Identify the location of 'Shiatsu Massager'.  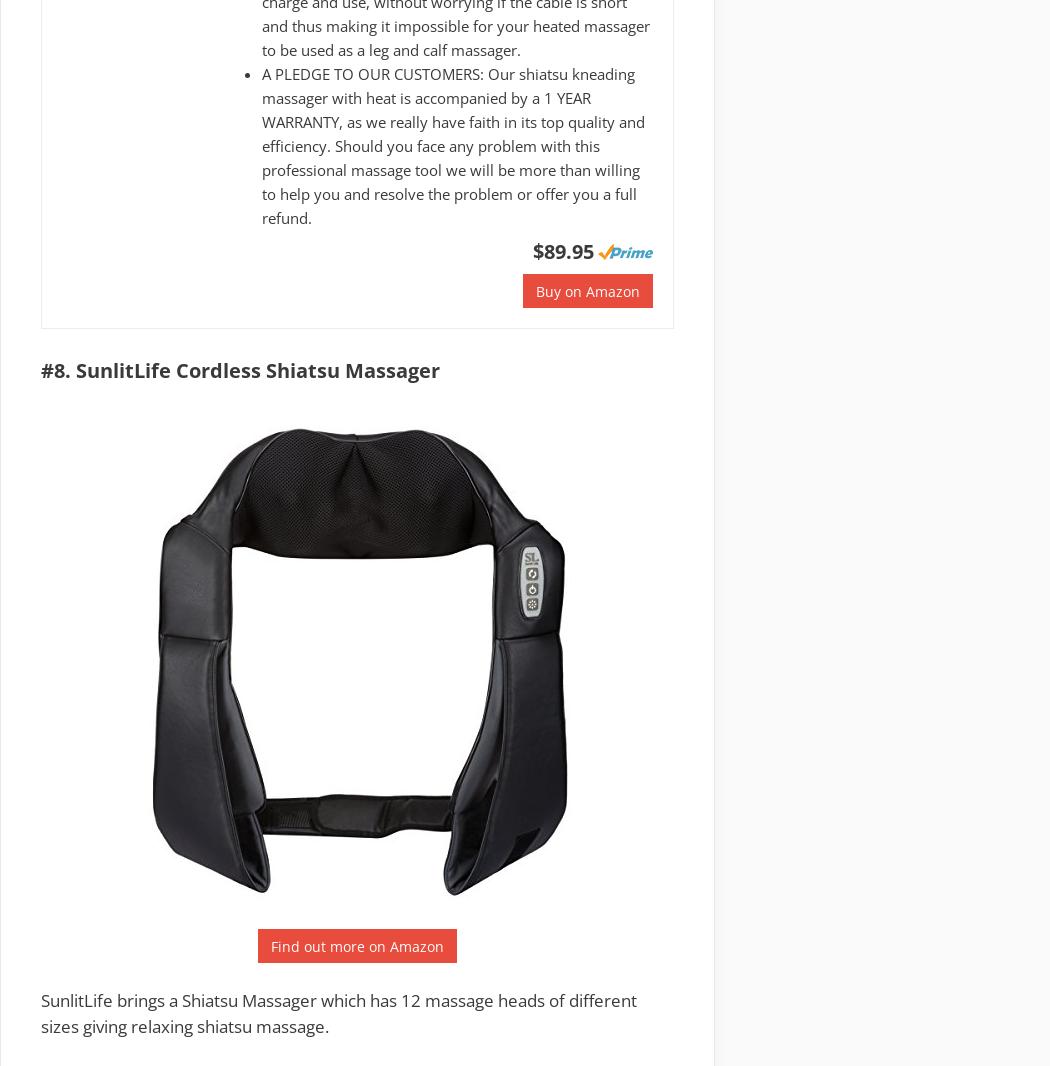
(249, 1000).